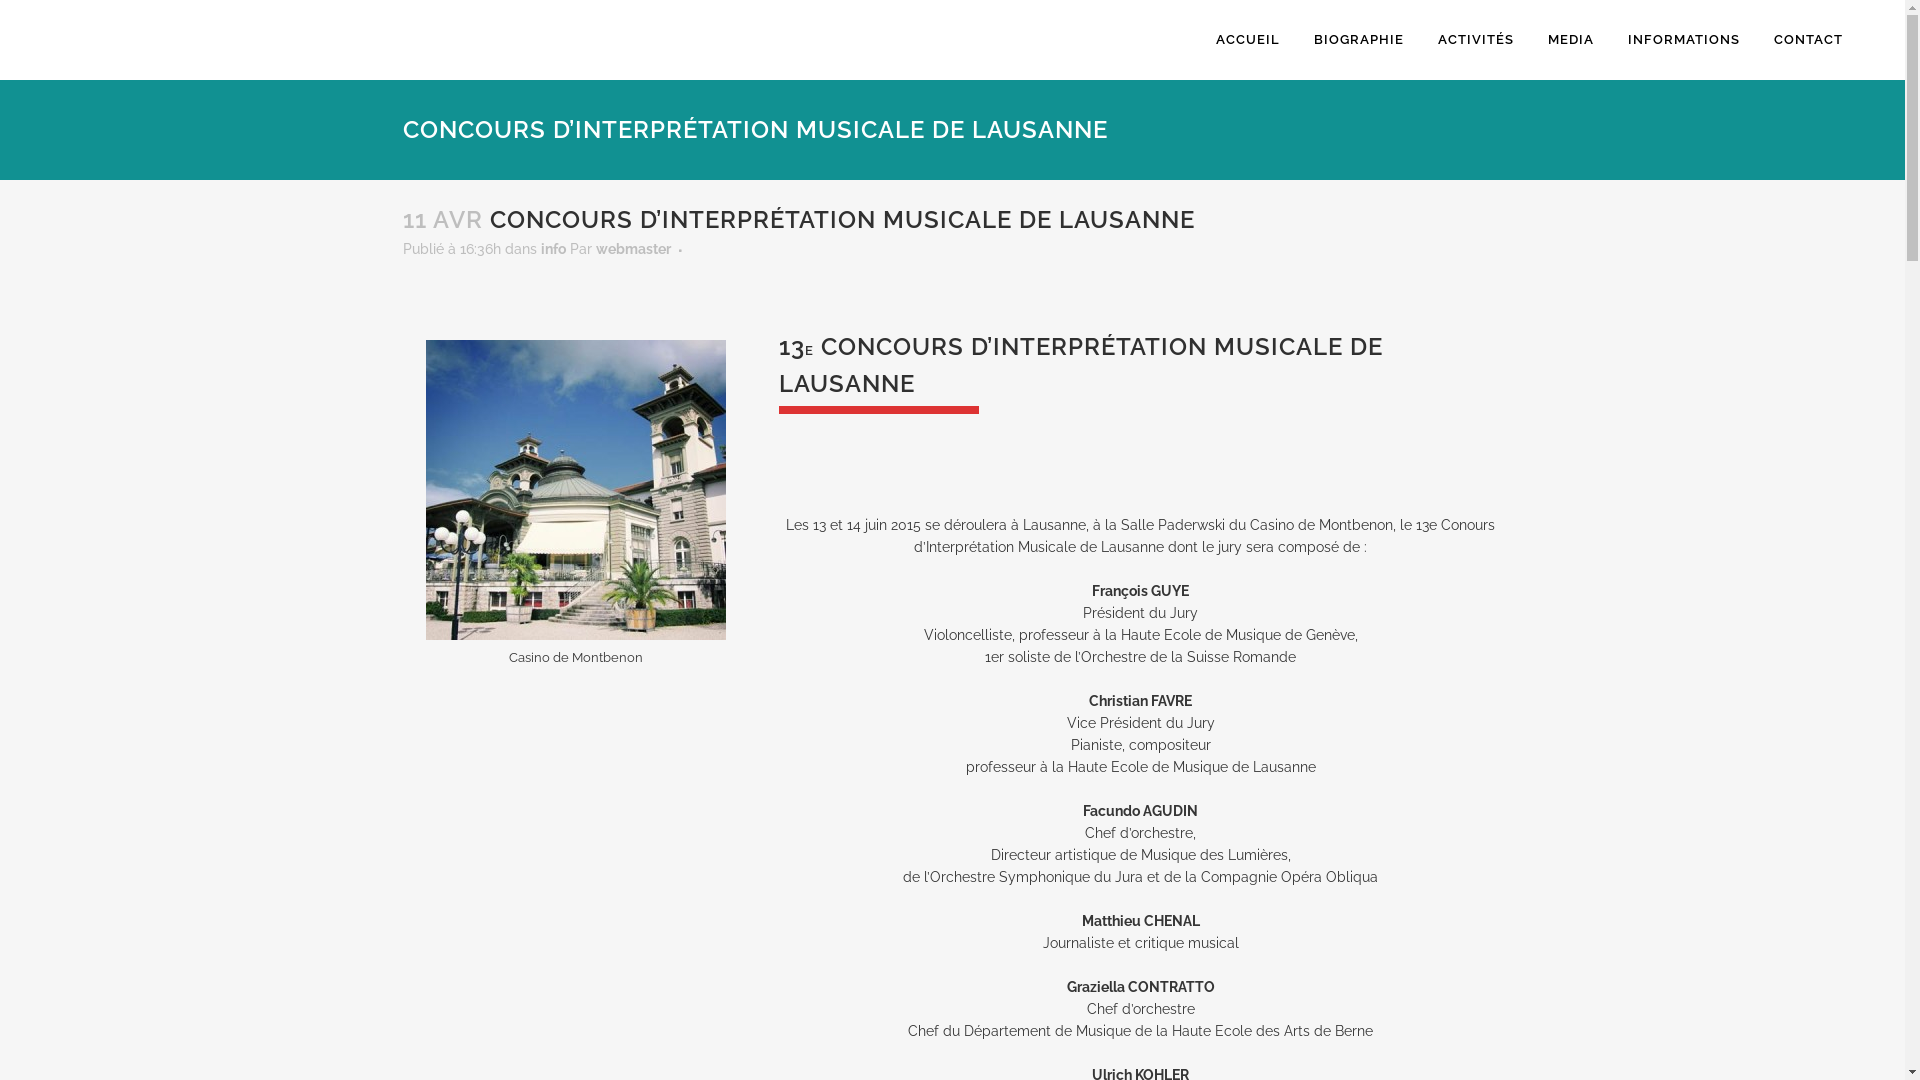  I want to click on 'INFORMATIONS', so click(1611, 39).